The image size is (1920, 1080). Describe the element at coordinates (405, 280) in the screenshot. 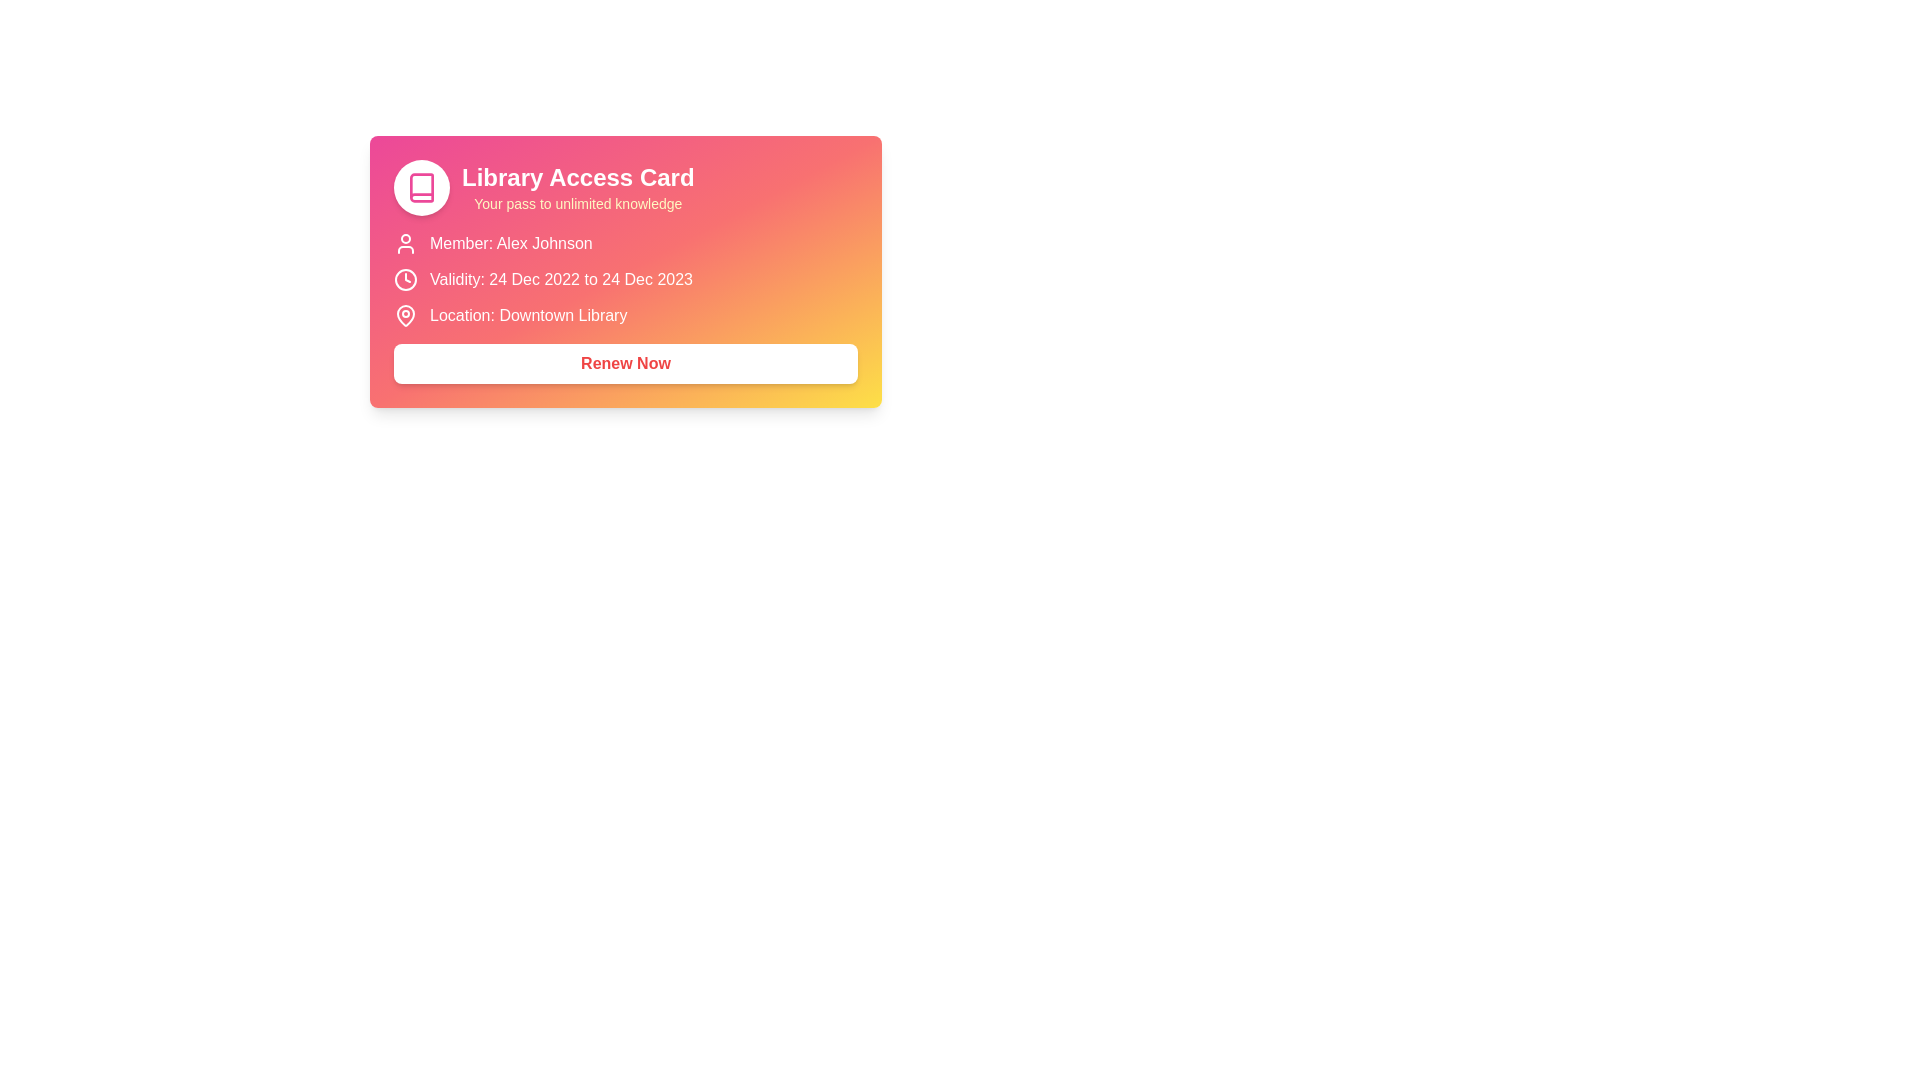

I see `properties of the SVG Circle that represents the clock icon, located to the left of the 'Validity: 24 Dec 2022 to 24 Dec 2023' text` at that location.